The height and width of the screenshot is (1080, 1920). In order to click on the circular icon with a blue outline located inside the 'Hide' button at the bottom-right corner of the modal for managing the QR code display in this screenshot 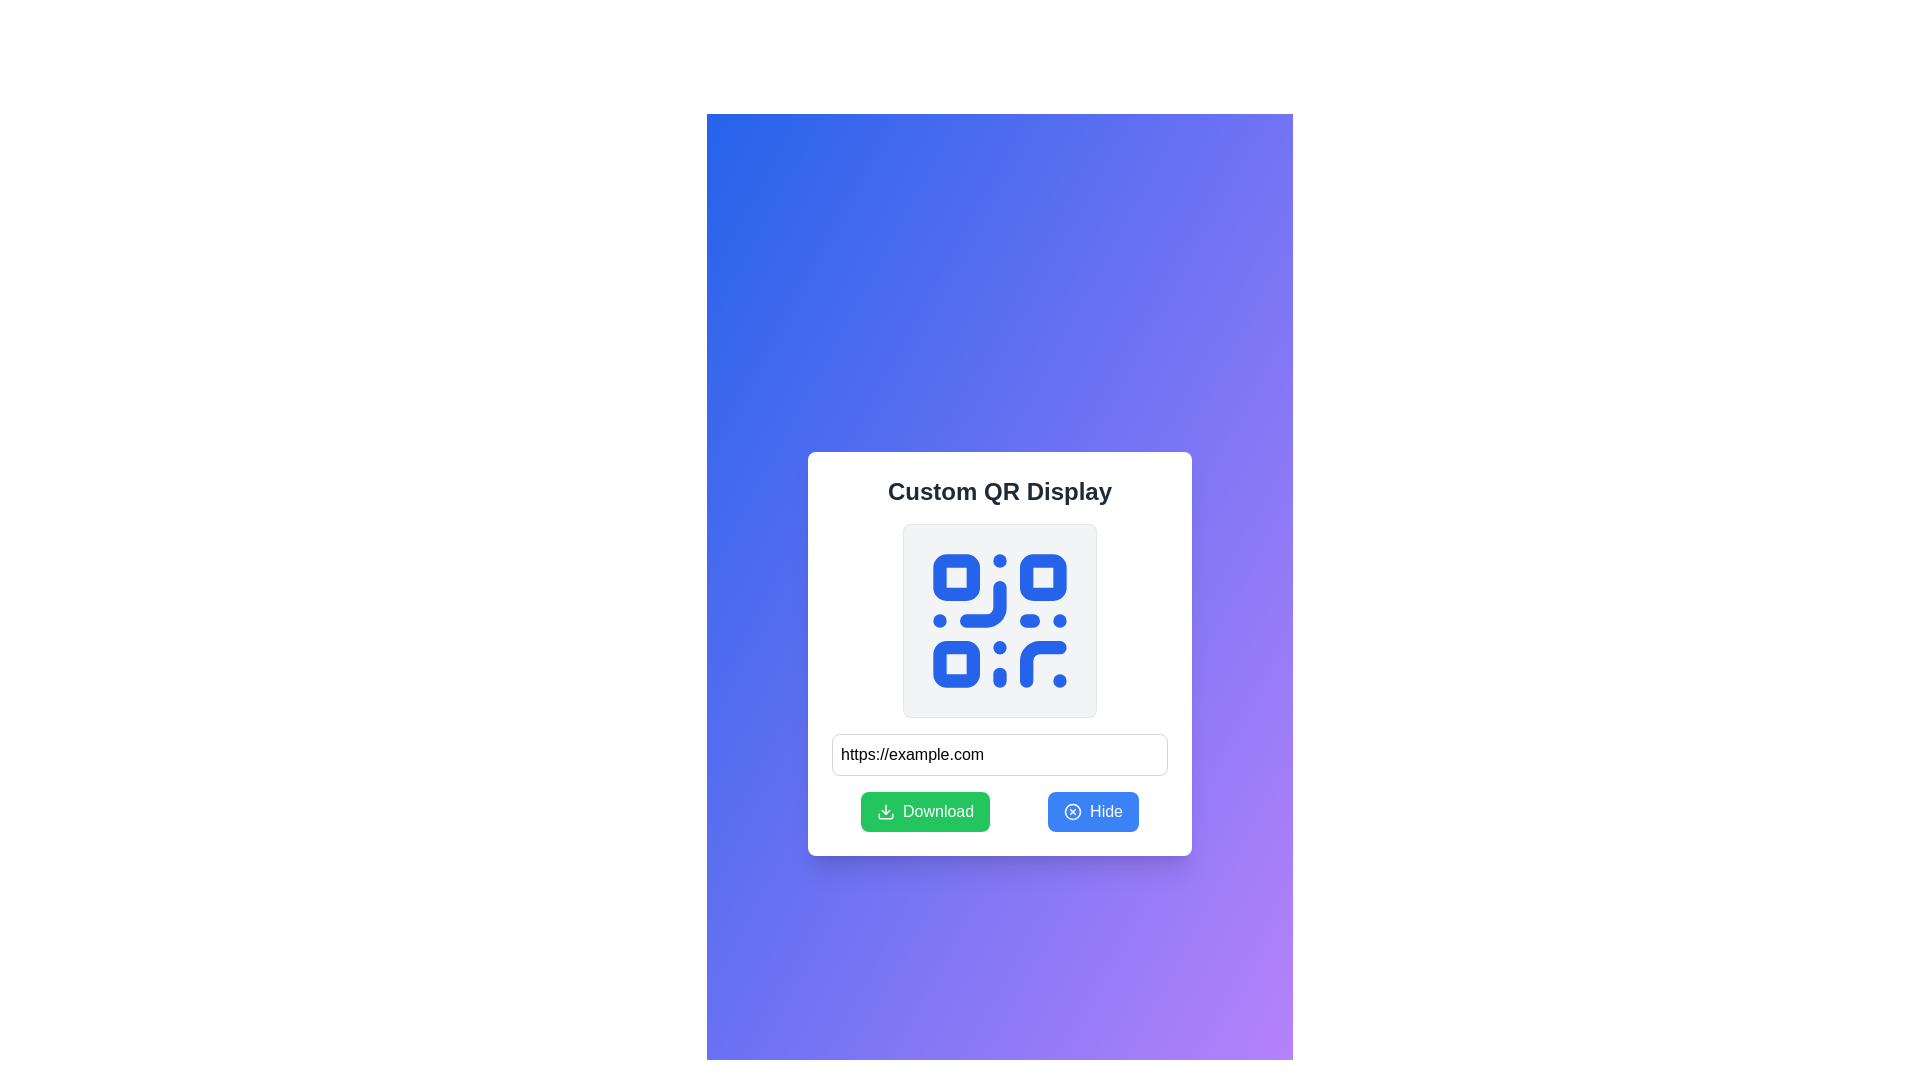, I will do `click(1072, 812)`.